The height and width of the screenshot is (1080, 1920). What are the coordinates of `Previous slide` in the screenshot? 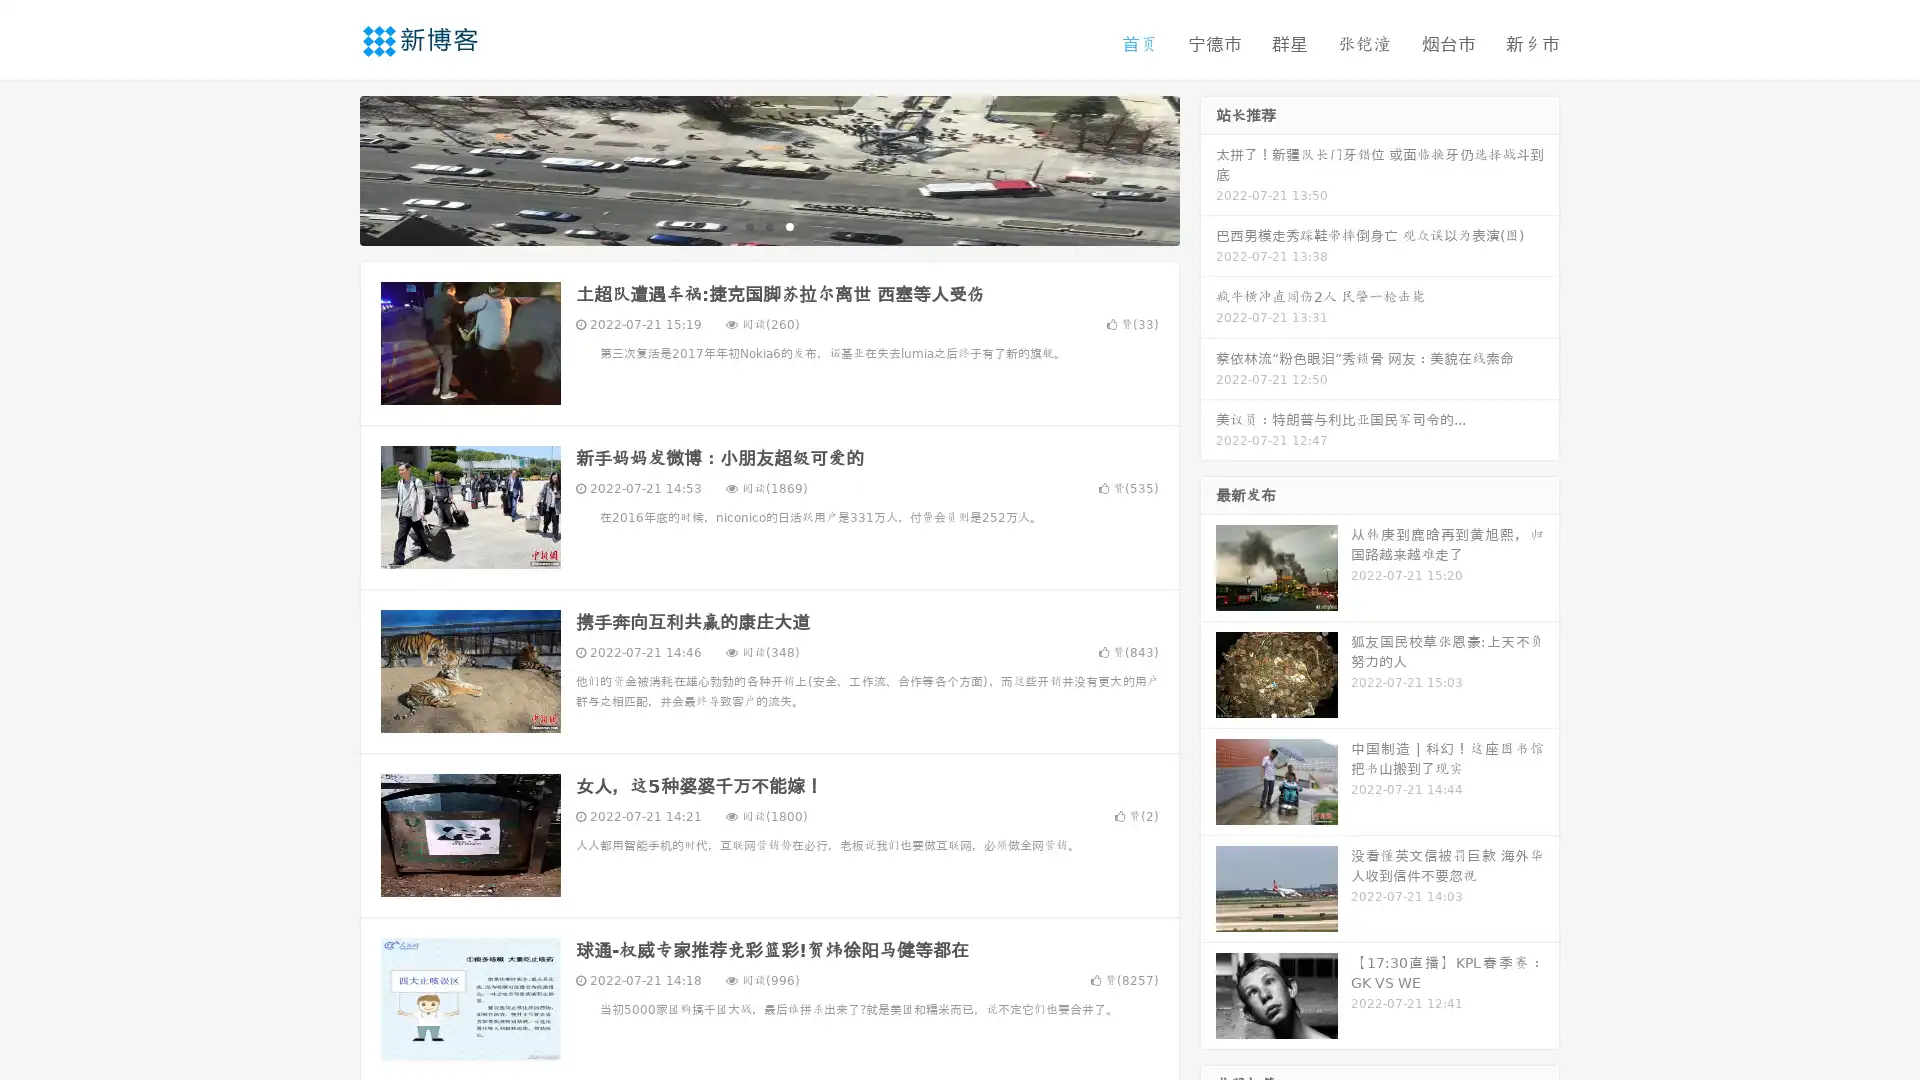 It's located at (330, 168).